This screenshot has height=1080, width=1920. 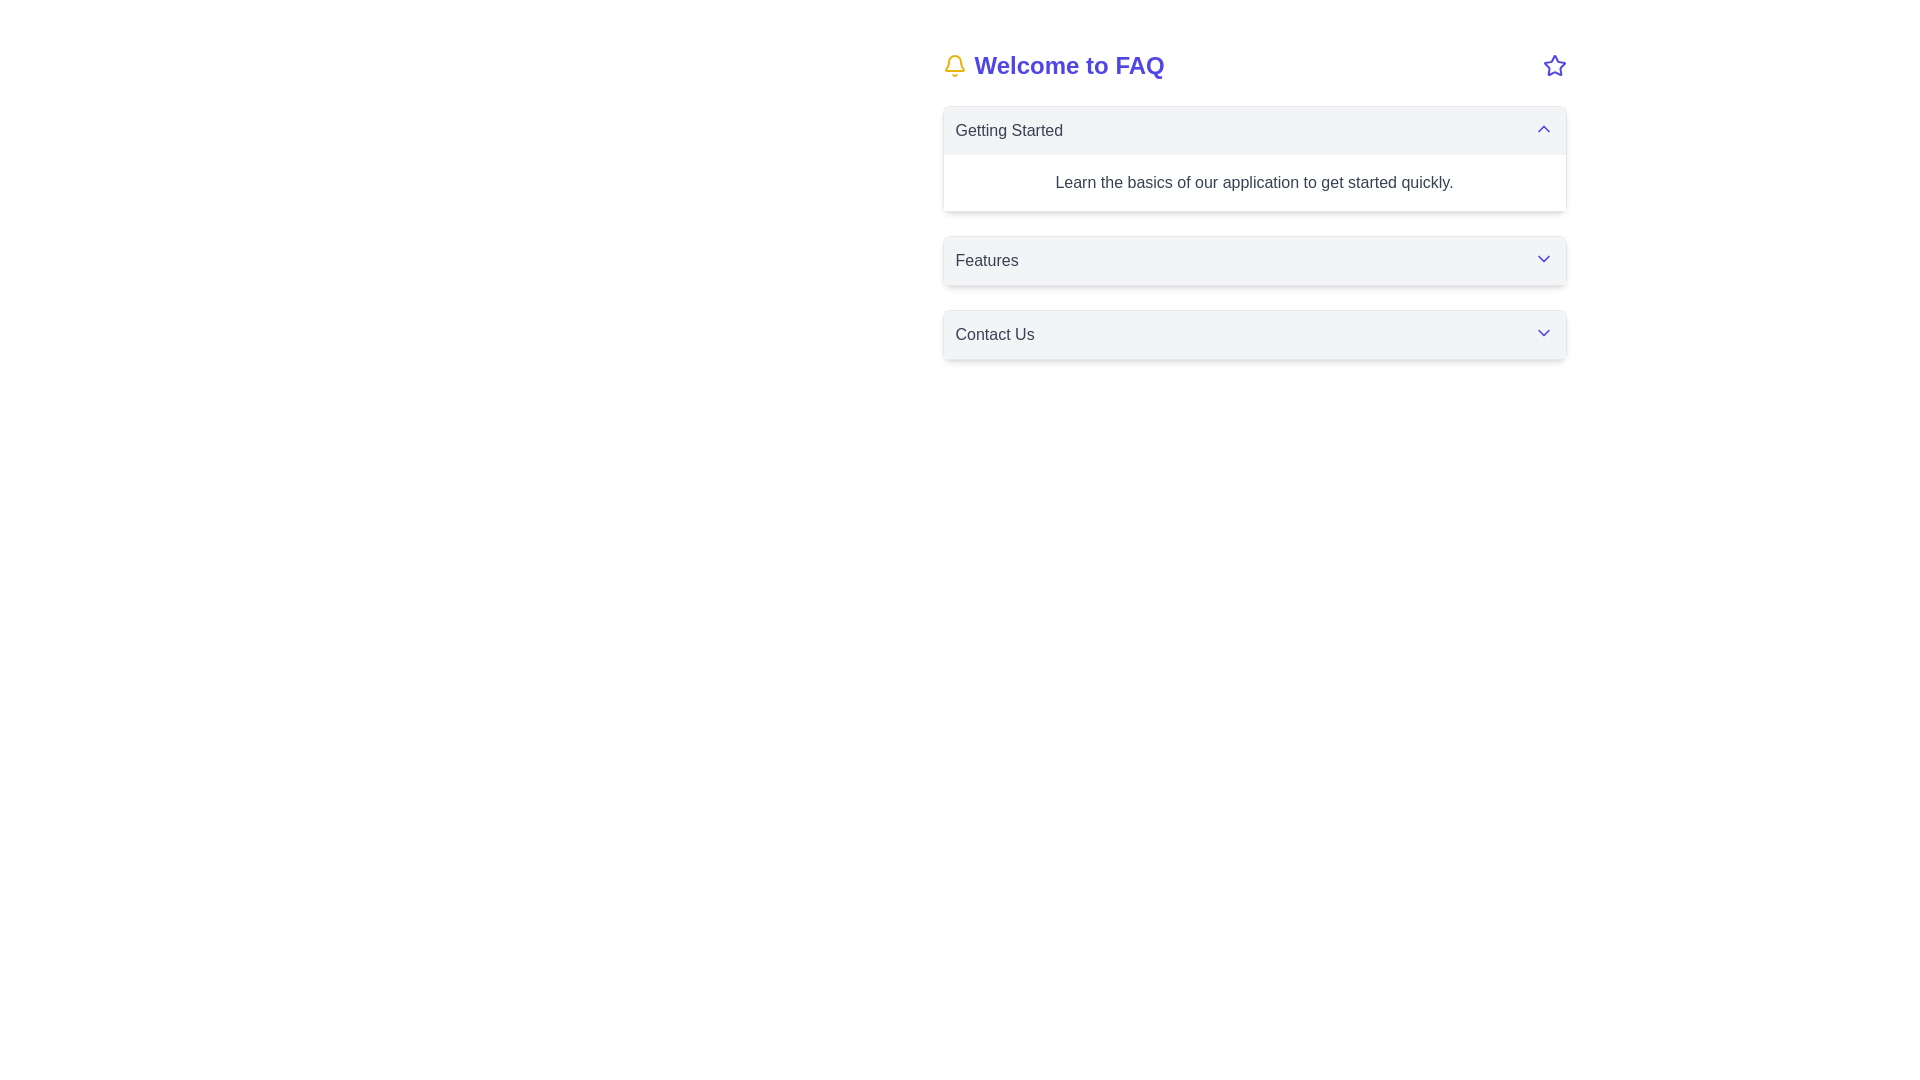 What do you see at coordinates (1052, 64) in the screenshot?
I see `the non-interactive text heading located in the top-left section of the interface, which serves as a section heading for the FAQ` at bounding box center [1052, 64].